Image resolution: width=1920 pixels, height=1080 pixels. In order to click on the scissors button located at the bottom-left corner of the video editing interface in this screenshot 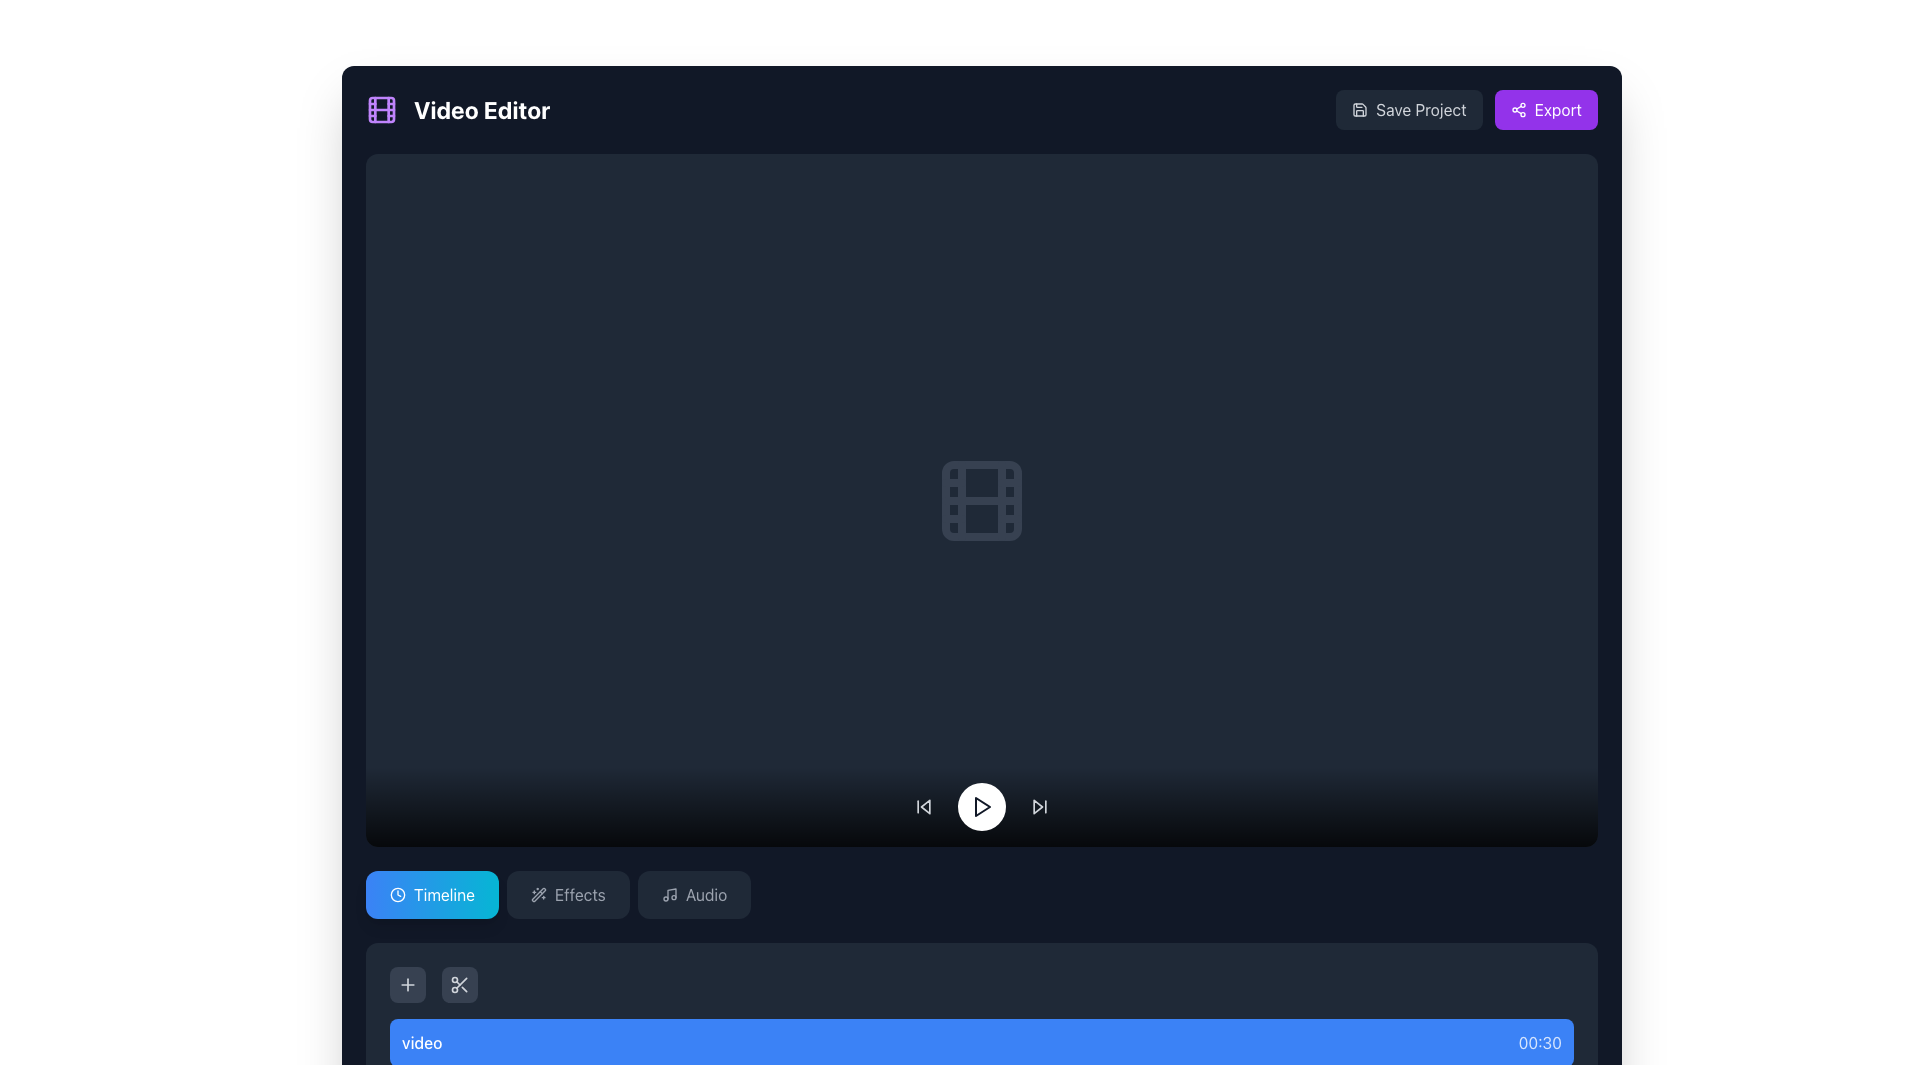, I will do `click(459, 983)`.